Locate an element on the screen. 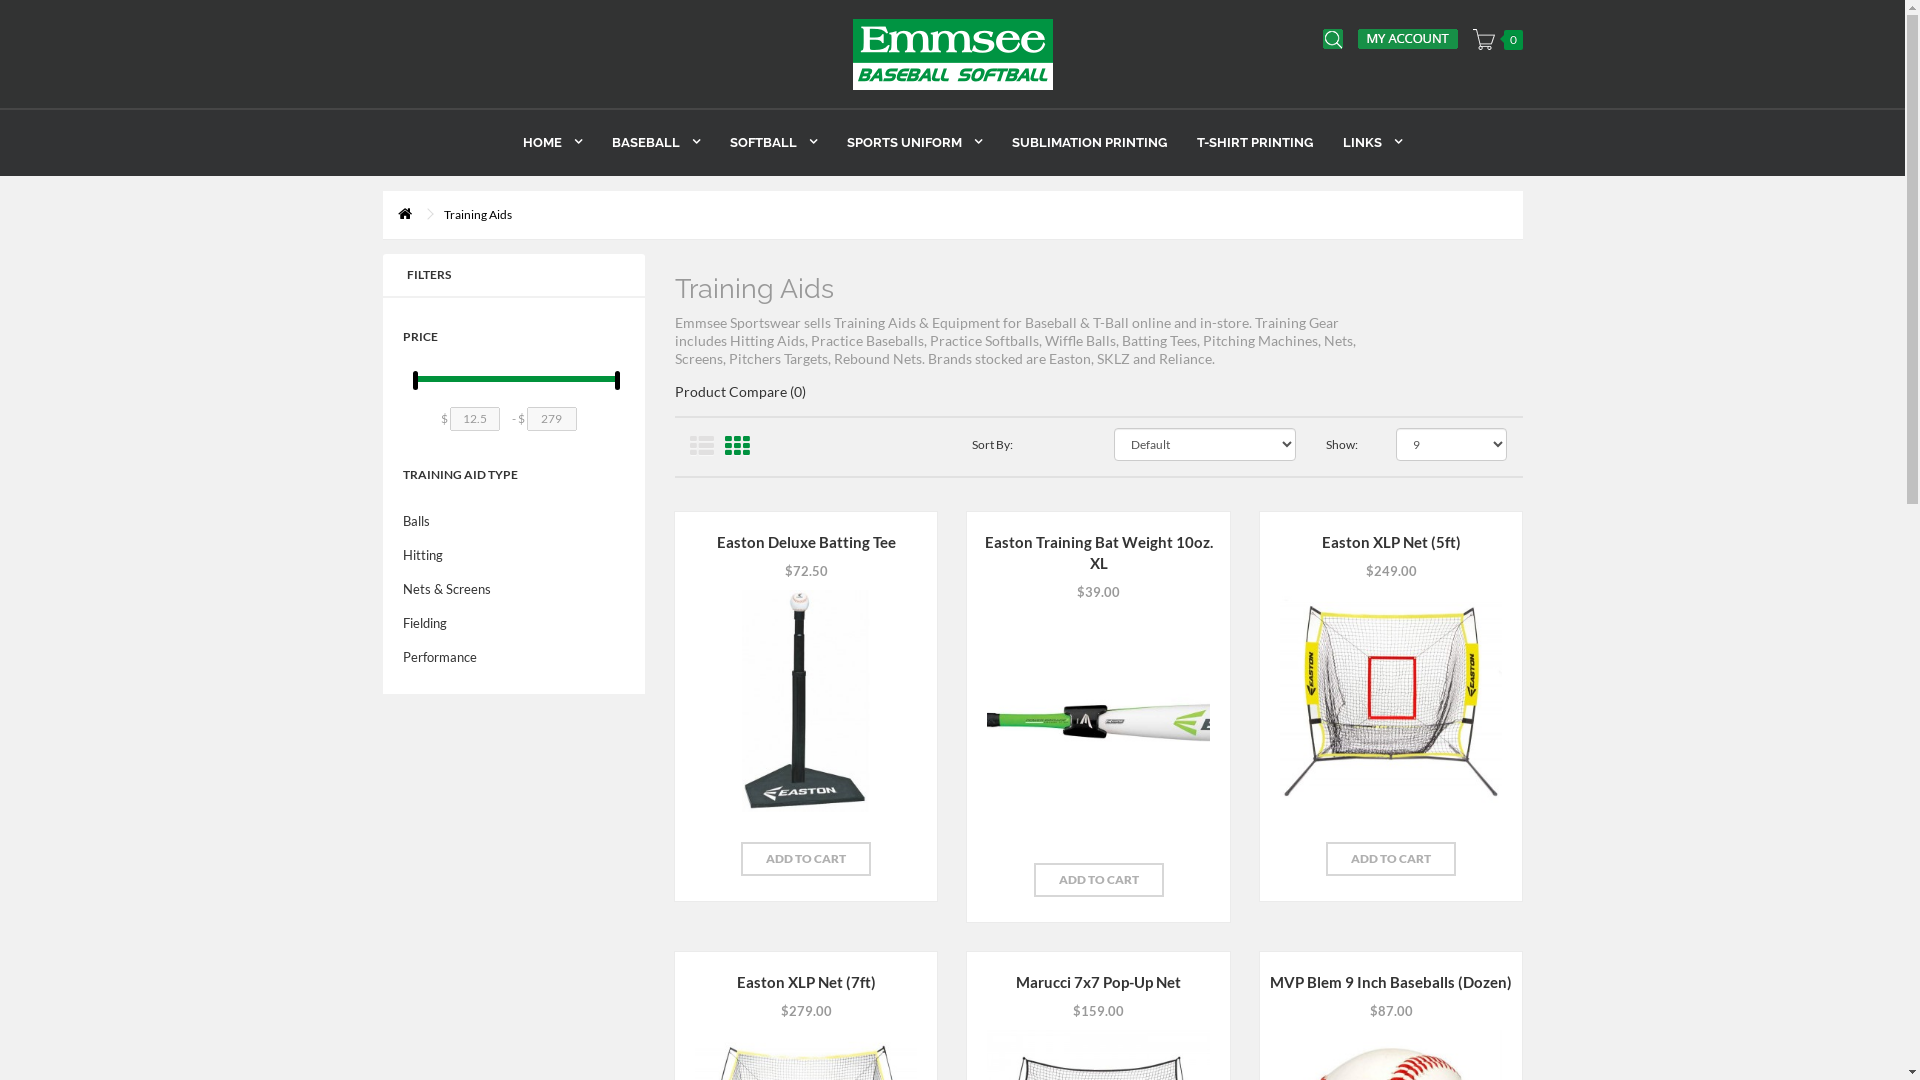  '0' is located at coordinates (1497, 39).